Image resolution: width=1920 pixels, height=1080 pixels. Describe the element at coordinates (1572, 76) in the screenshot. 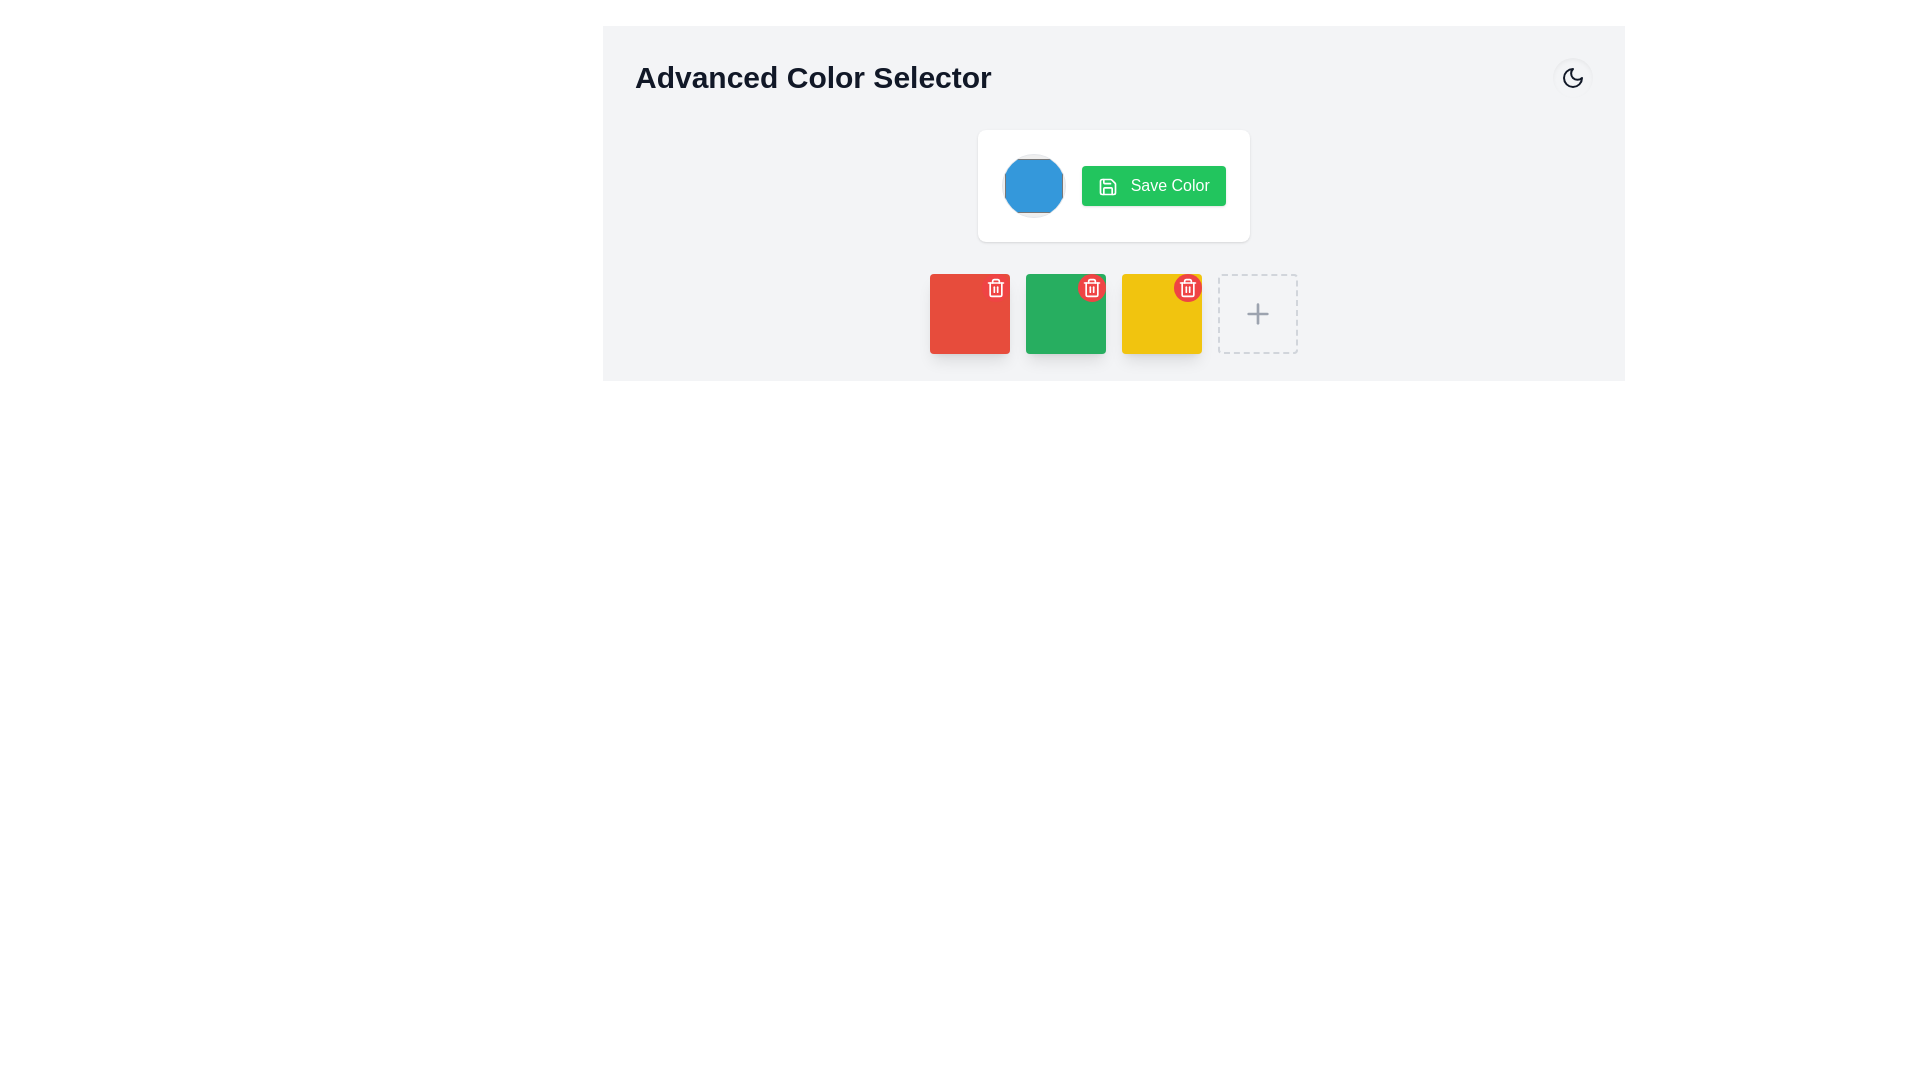

I see `the theme toggle icon located within the circular button at the top-right corner of the interface` at that location.